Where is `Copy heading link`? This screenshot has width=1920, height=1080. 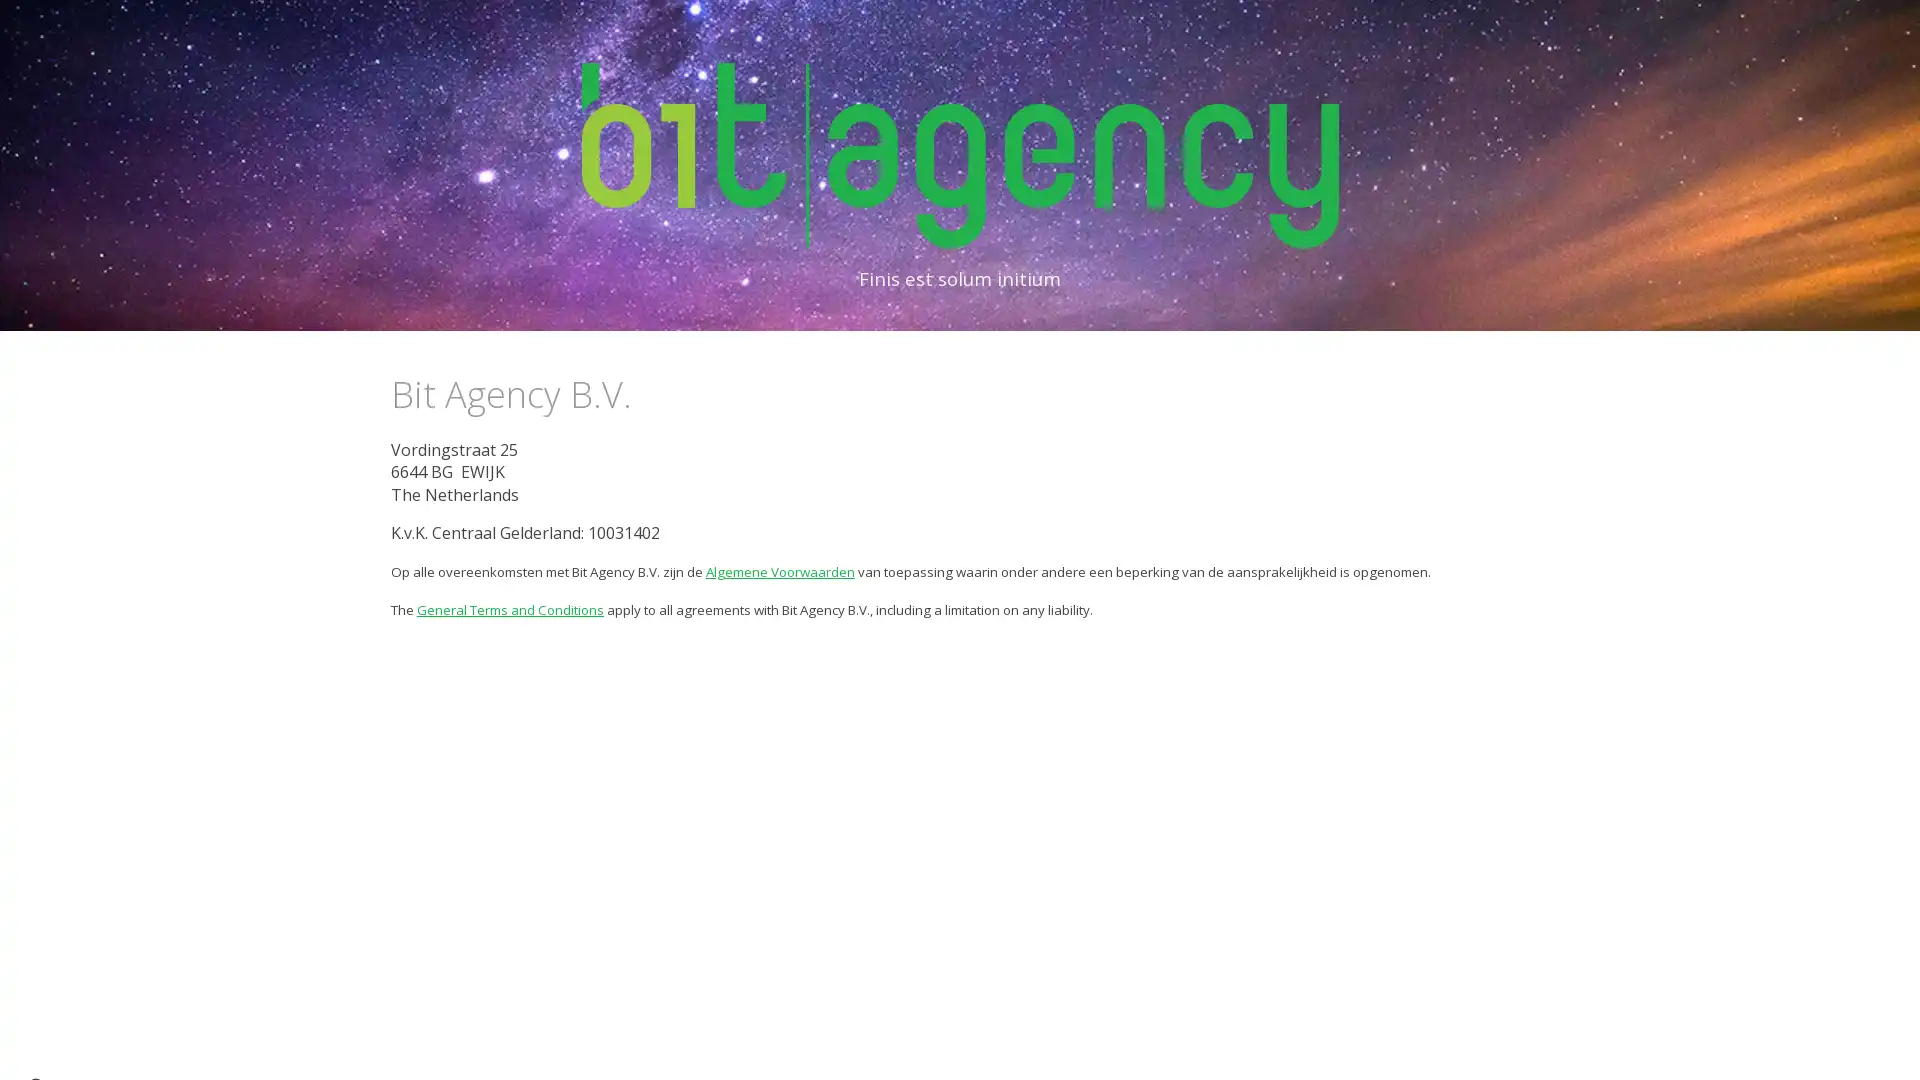
Copy heading link is located at coordinates (653, 393).